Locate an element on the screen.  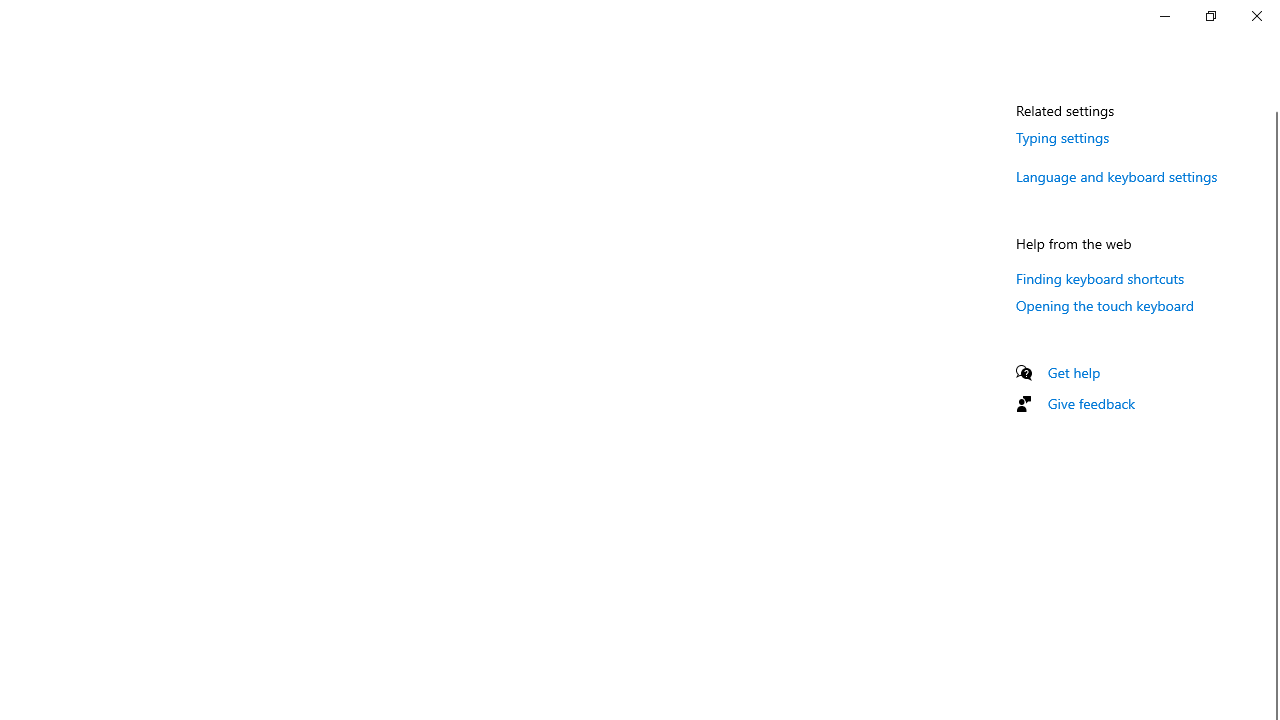
'Give feedback' is located at coordinates (1090, 403).